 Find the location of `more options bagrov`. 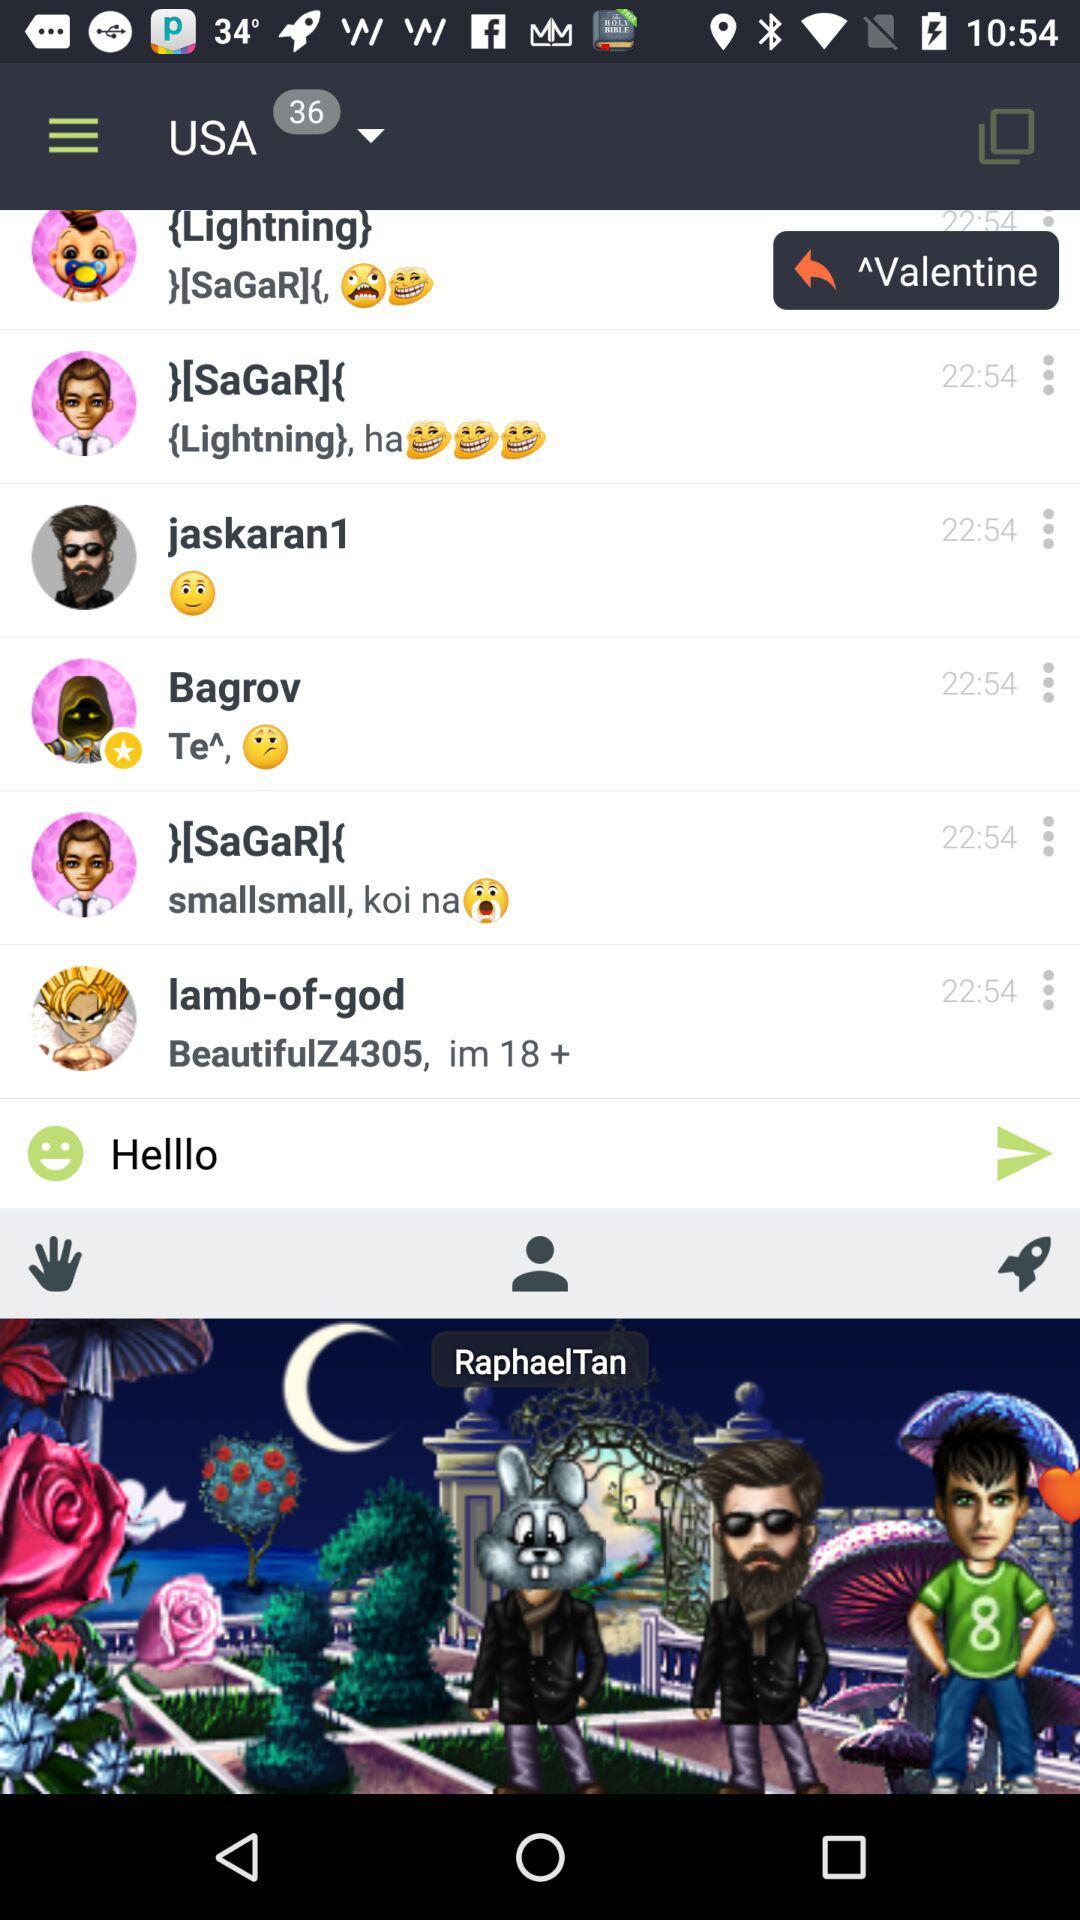

more options bagrov is located at coordinates (1047, 682).